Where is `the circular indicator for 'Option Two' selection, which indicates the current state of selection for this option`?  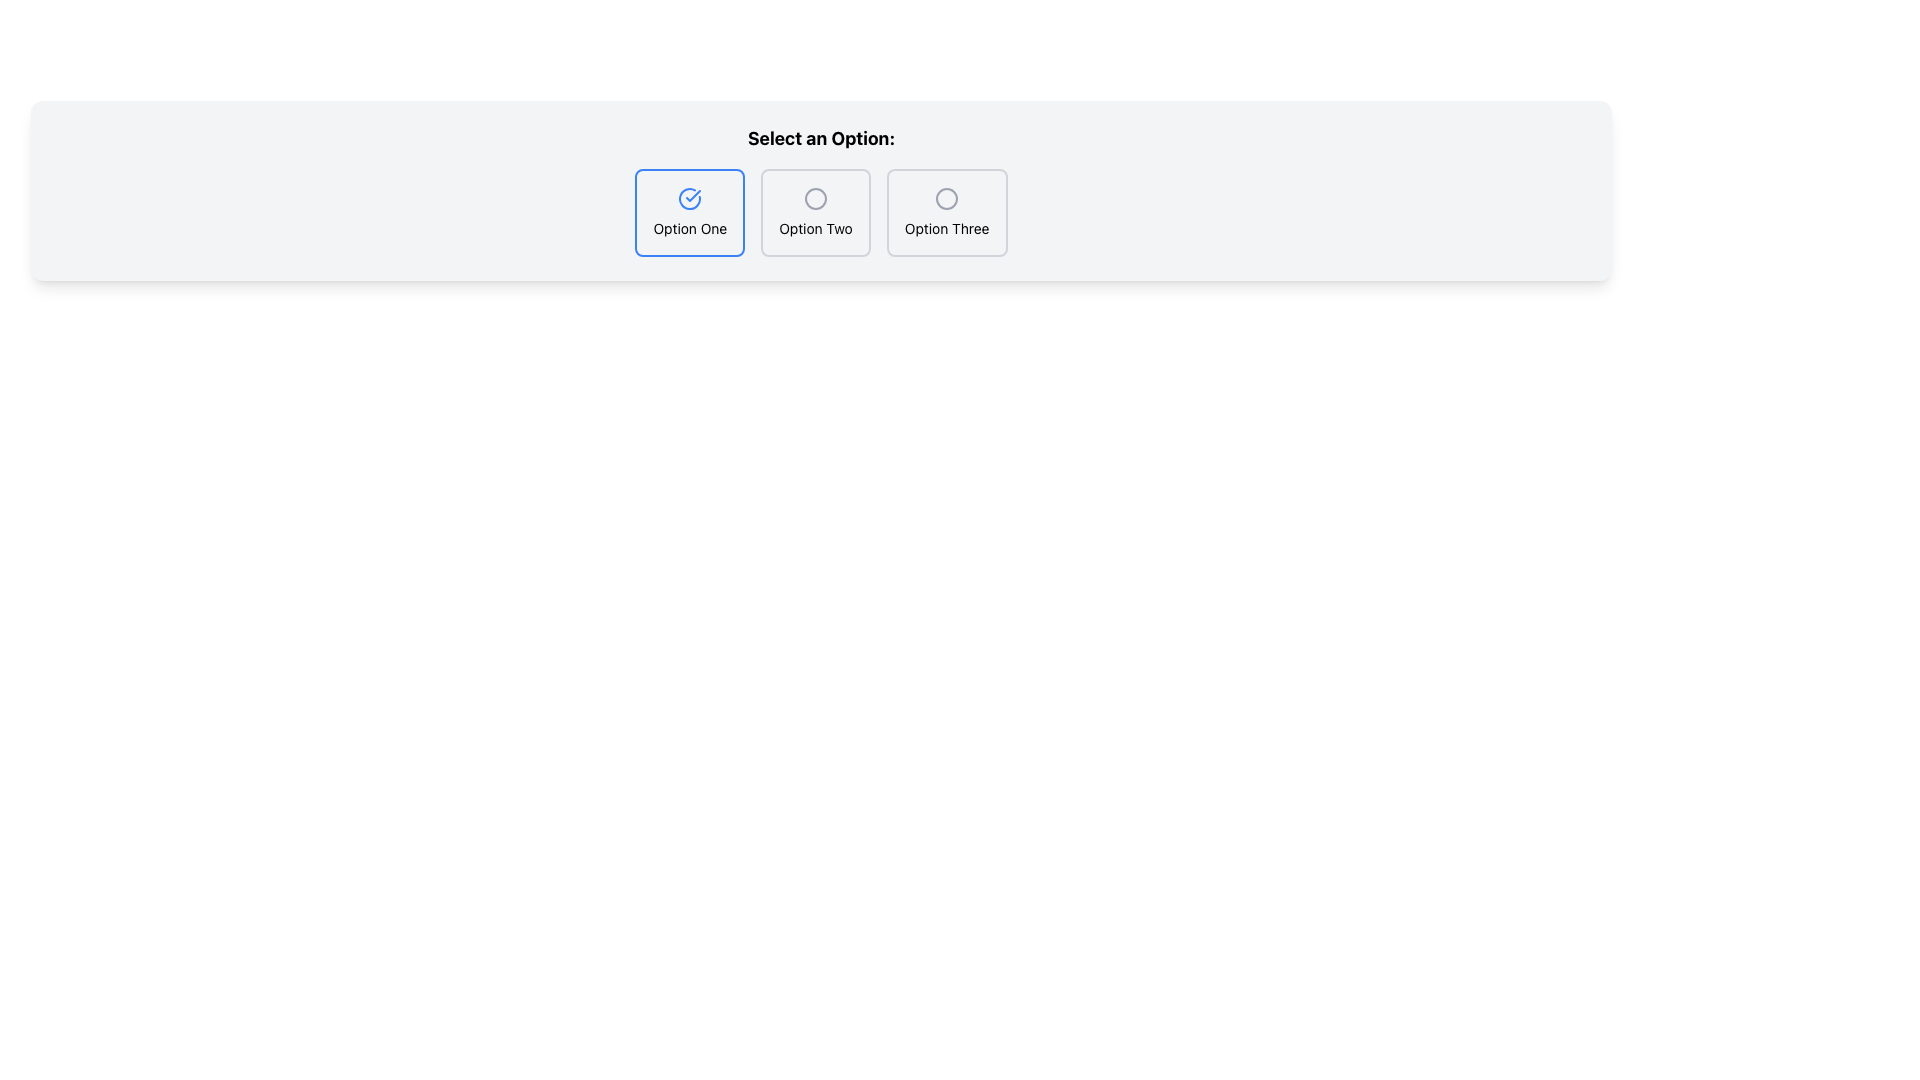 the circular indicator for 'Option Two' selection, which indicates the current state of selection for this option is located at coordinates (816, 199).